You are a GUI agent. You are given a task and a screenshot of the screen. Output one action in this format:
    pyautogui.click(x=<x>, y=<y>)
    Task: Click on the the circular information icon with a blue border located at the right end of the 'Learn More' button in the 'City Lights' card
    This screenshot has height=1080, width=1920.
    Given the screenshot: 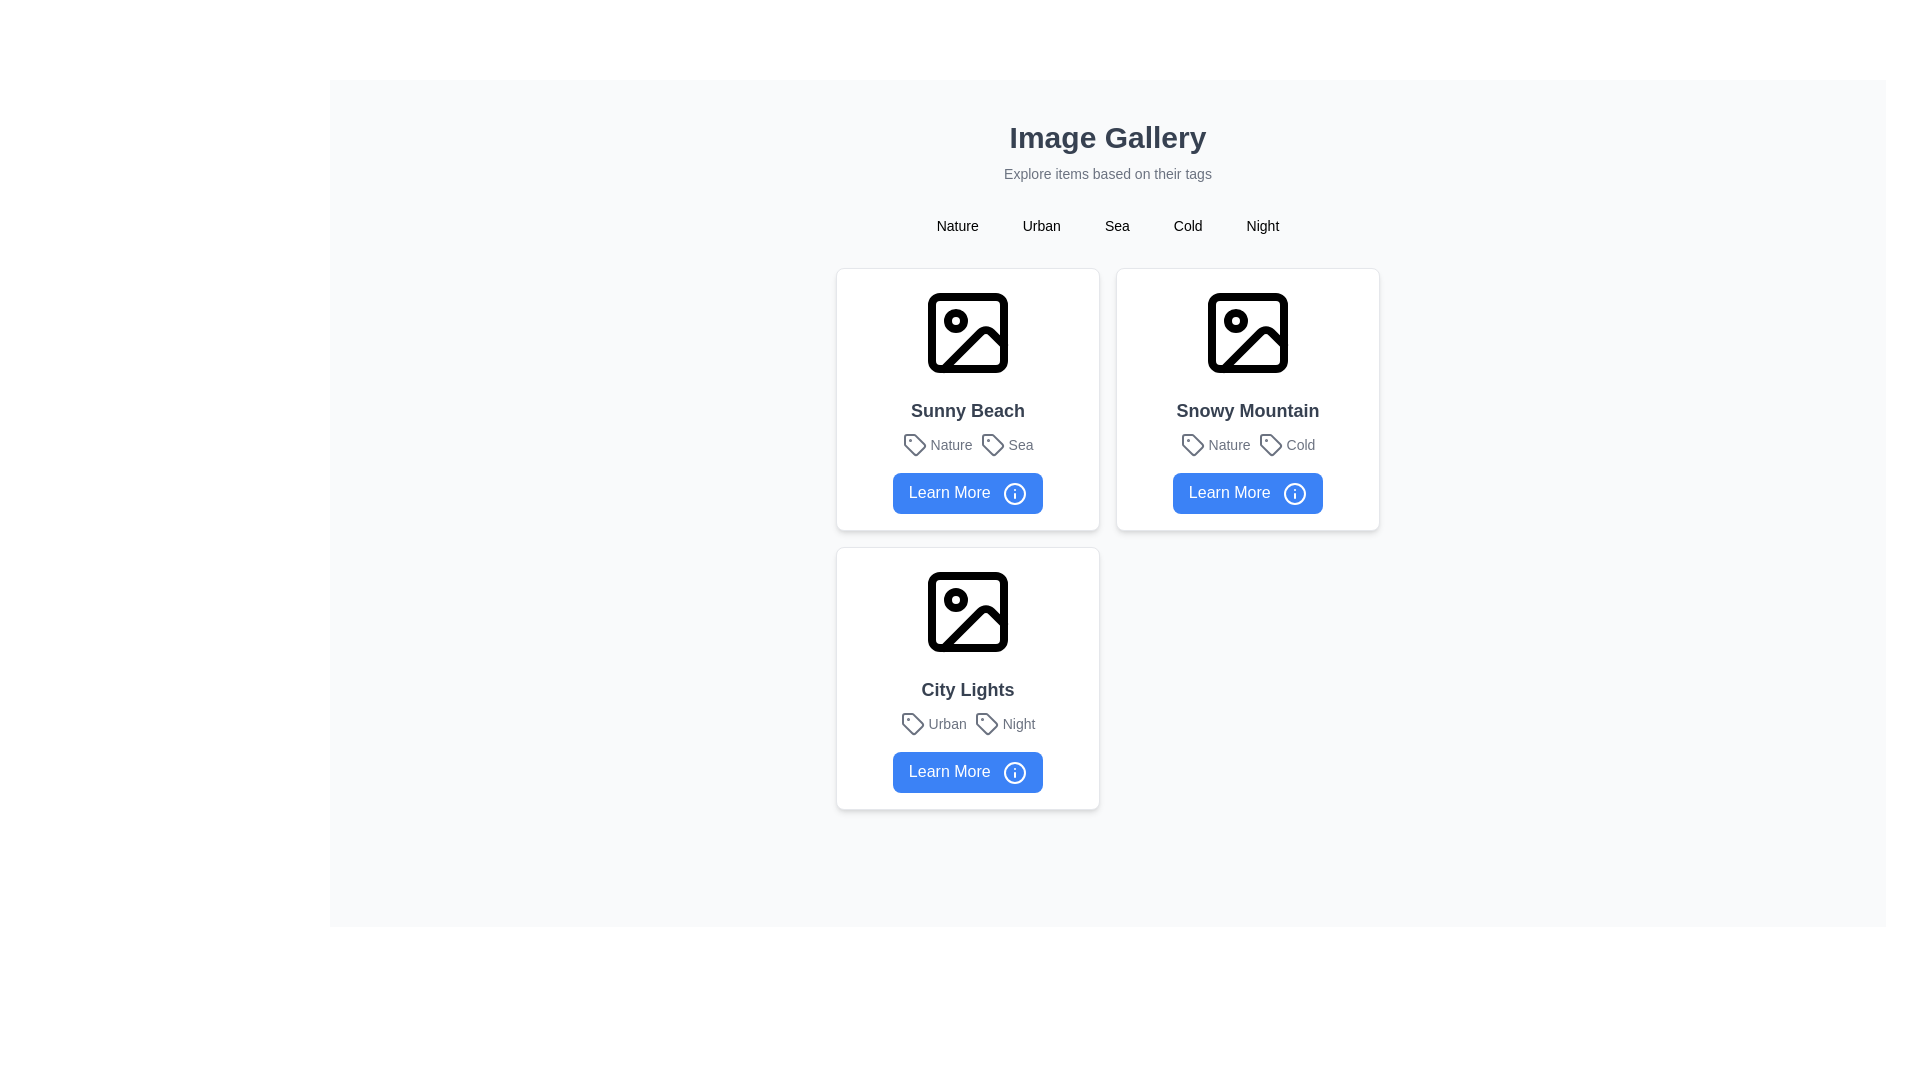 What is the action you would take?
    pyautogui.click(x=1015, y=771)
    